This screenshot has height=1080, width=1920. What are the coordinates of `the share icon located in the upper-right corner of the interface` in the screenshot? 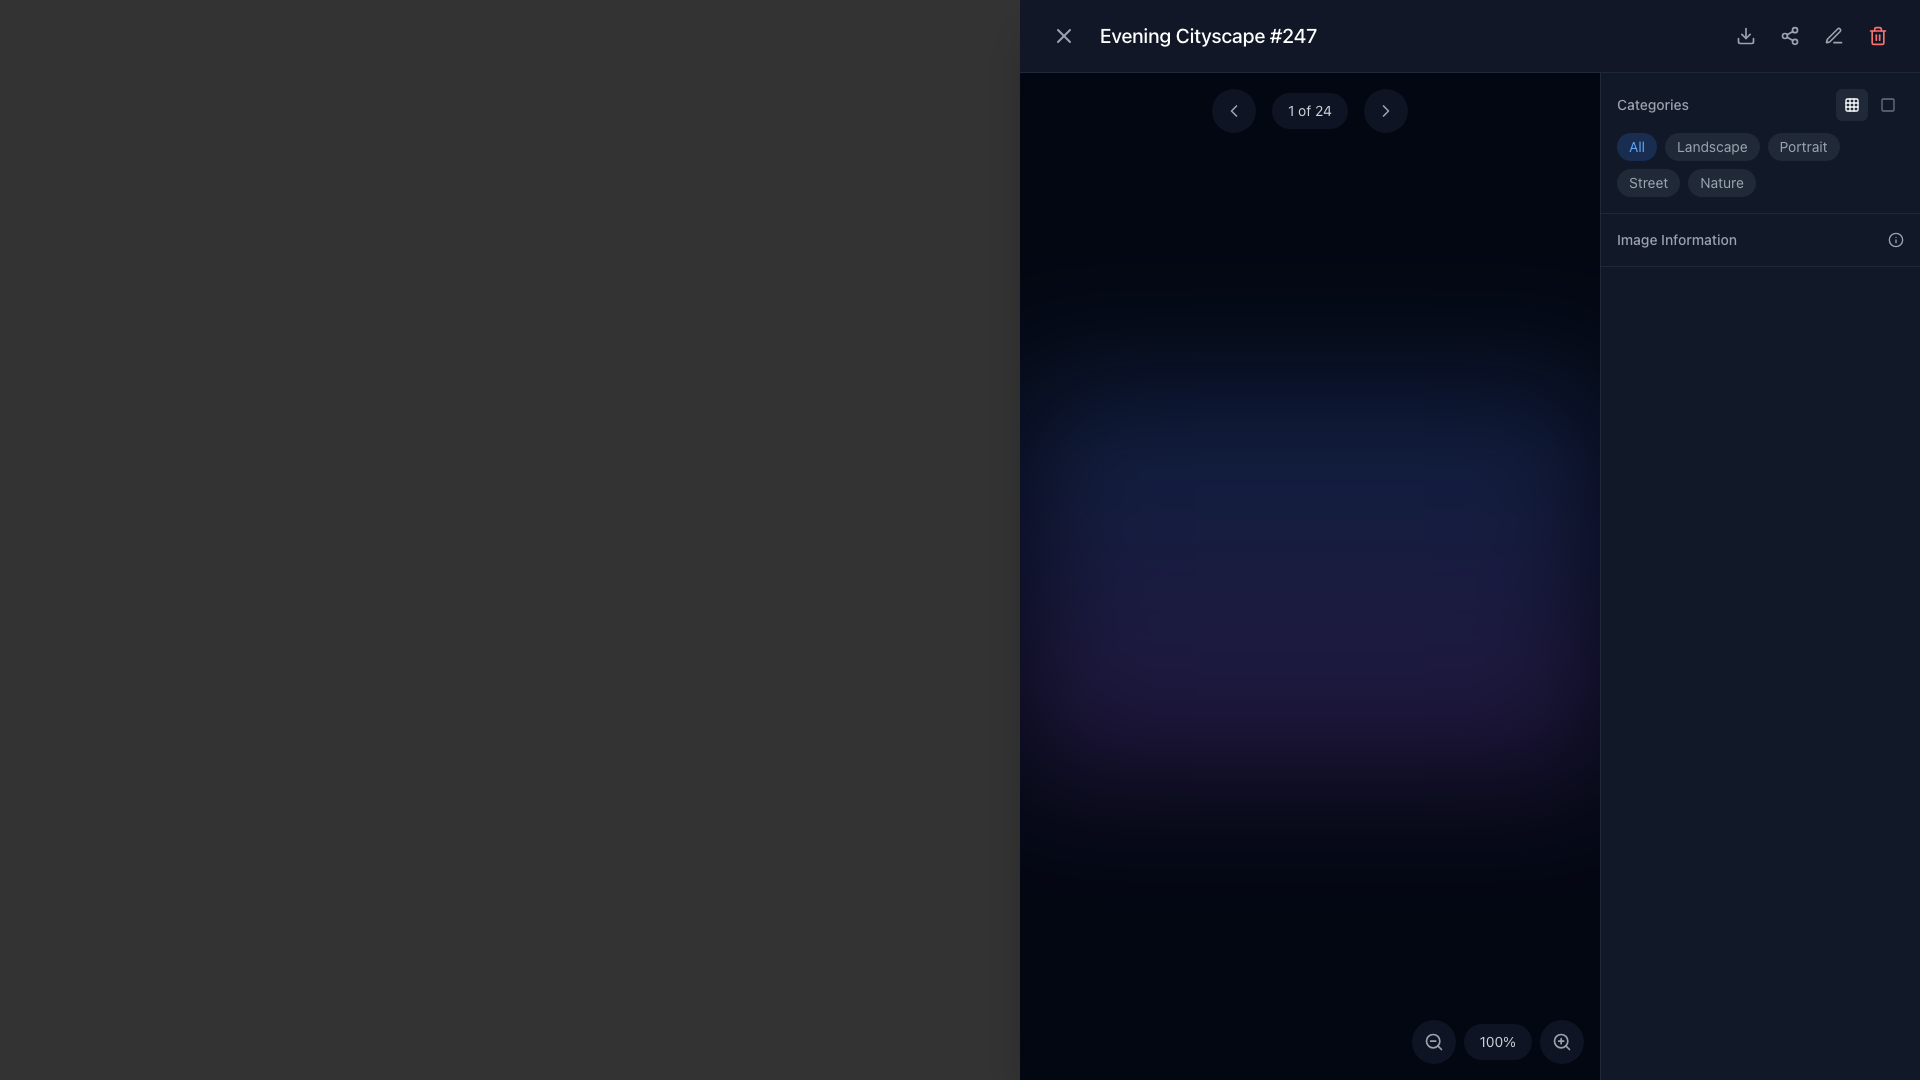 It's located at (1790, 35).